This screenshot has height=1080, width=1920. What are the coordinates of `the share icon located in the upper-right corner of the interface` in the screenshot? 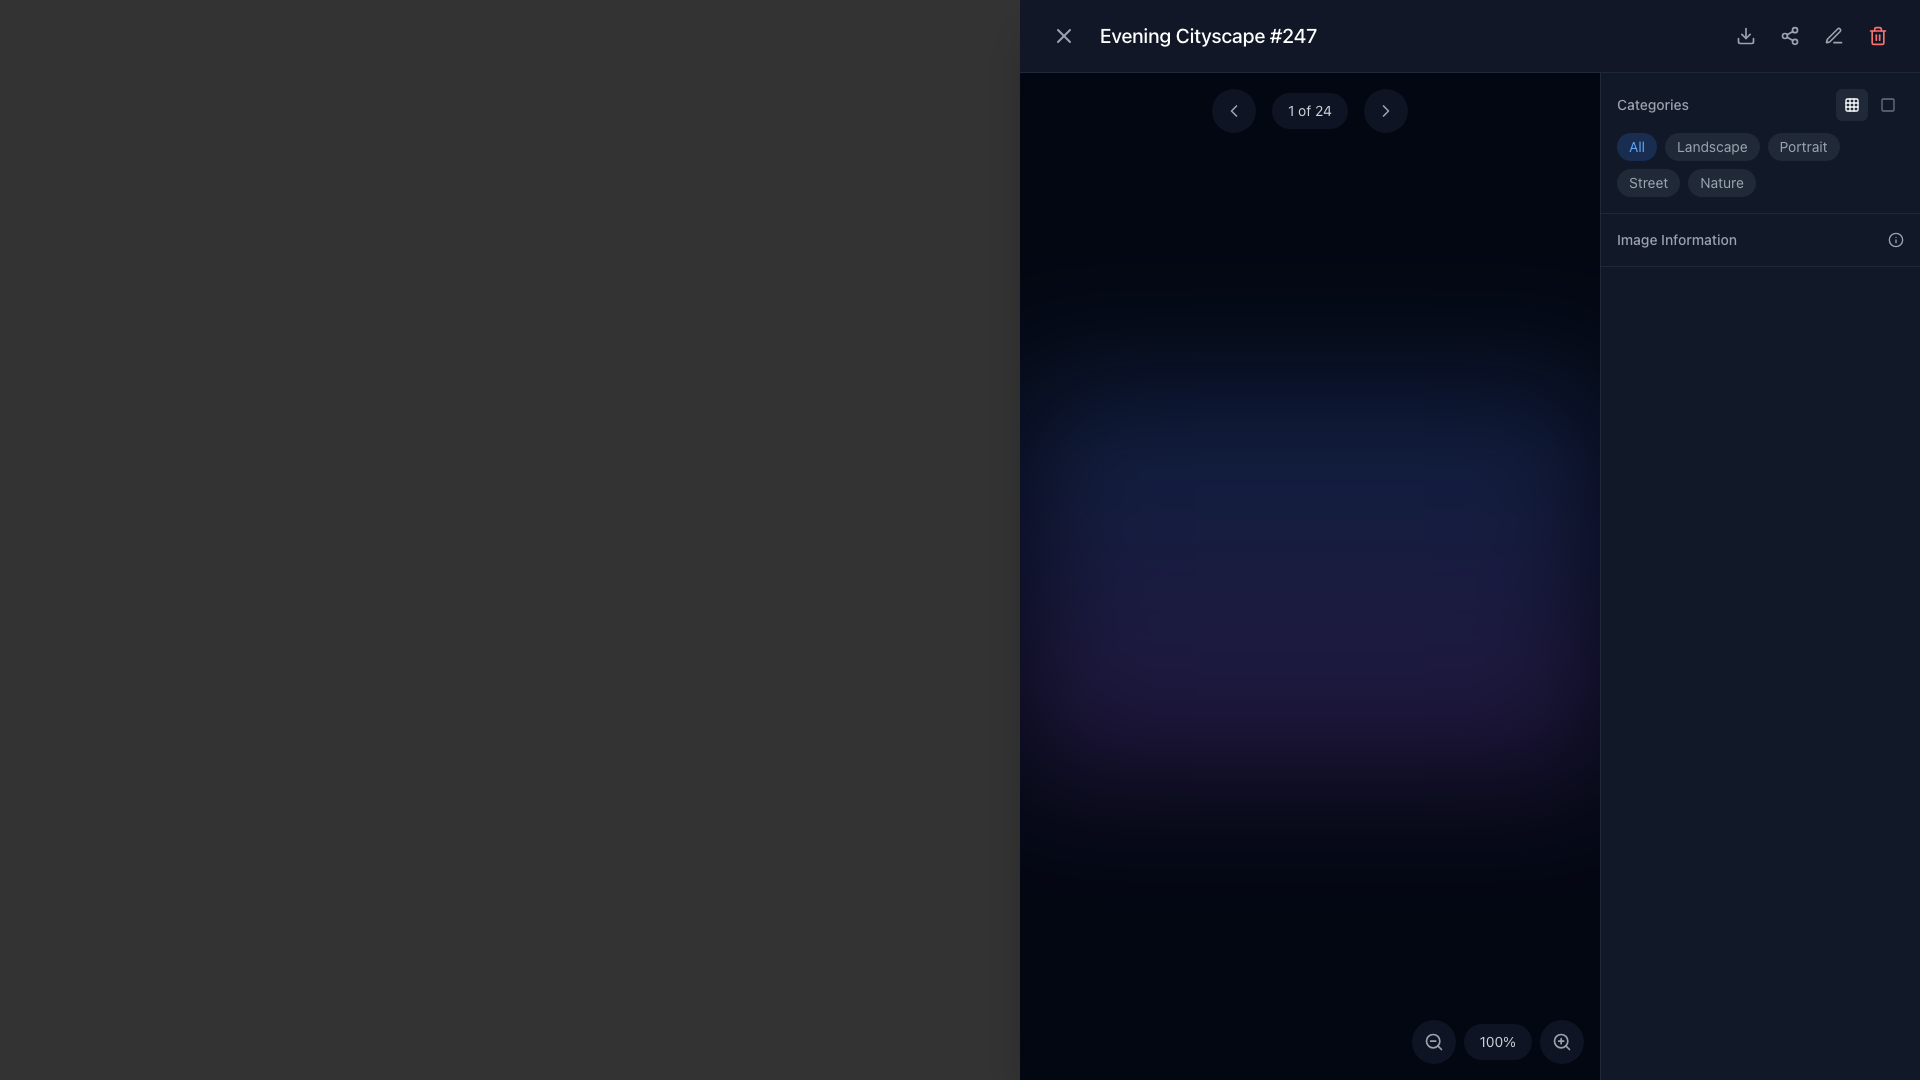 It's located at (1790, 35).